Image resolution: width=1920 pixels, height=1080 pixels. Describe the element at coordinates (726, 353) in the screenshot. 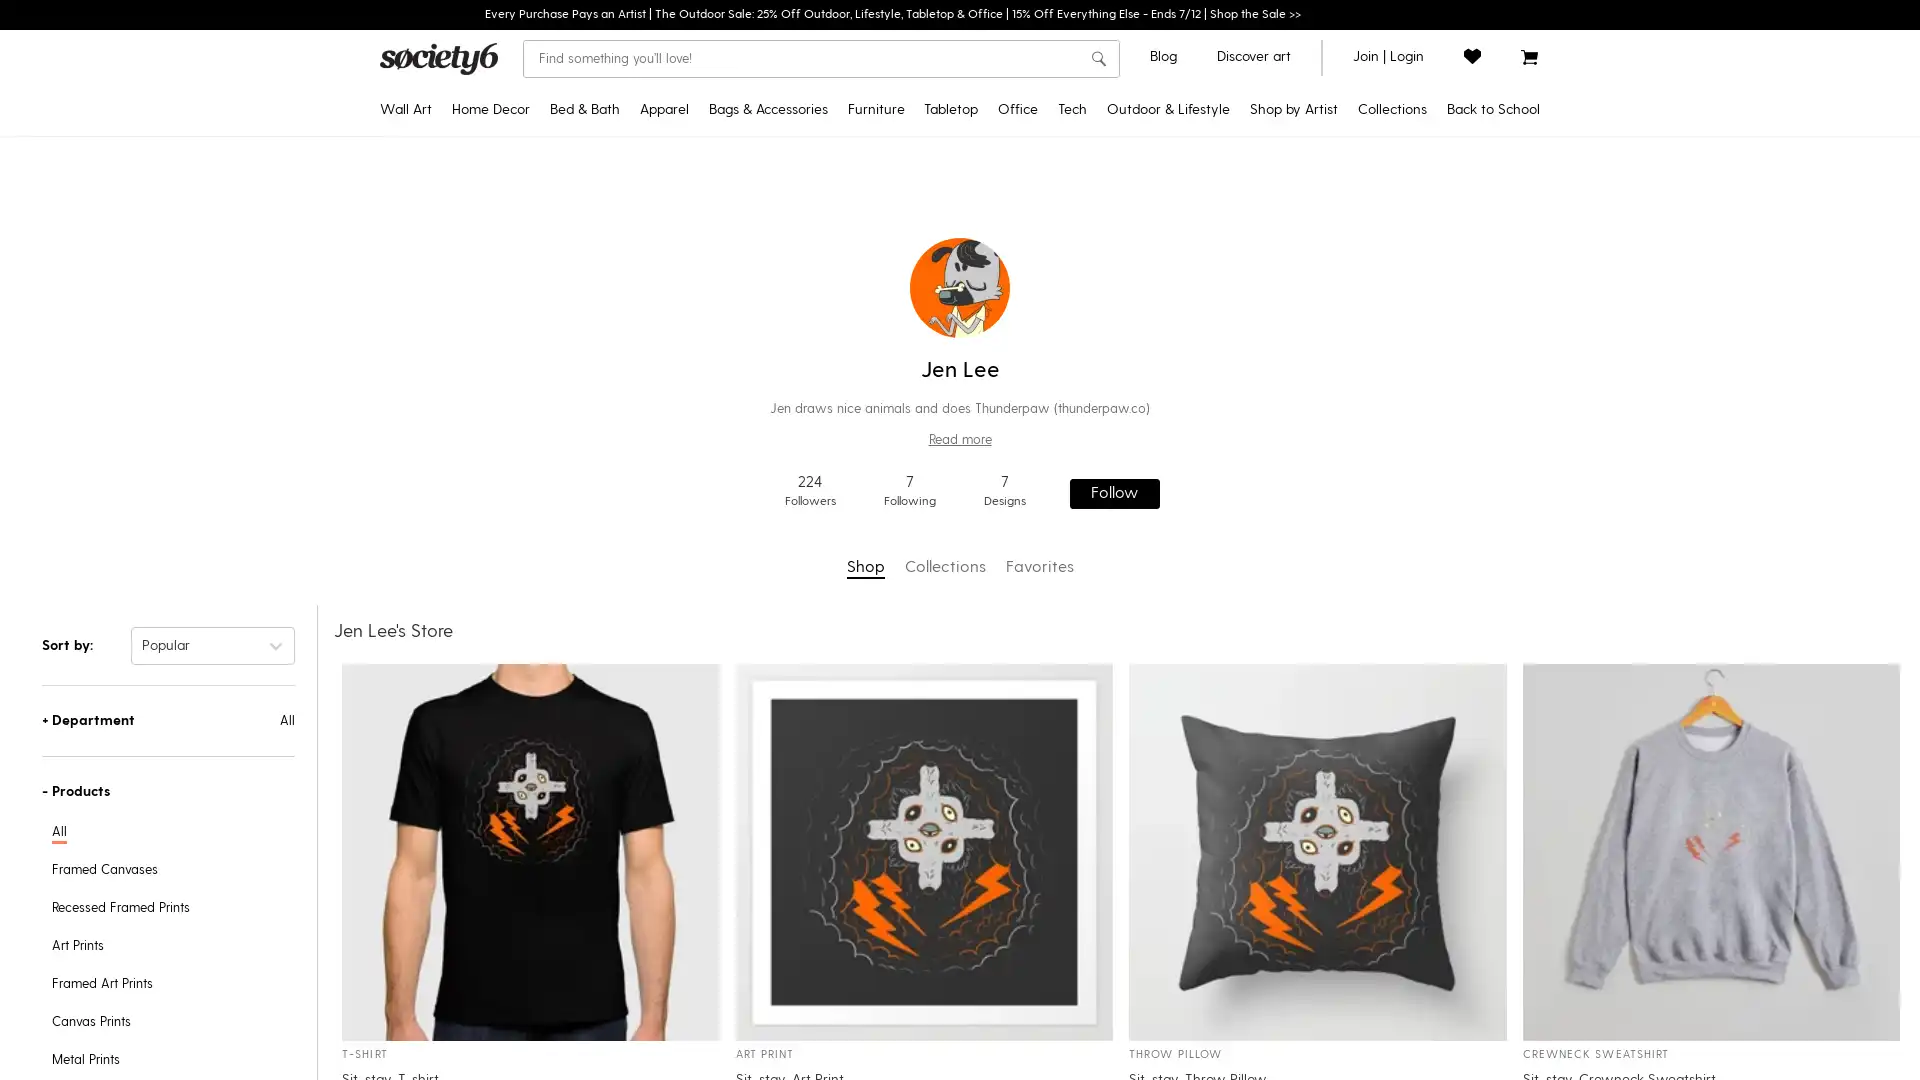

I see `Tank Tops` at that location.